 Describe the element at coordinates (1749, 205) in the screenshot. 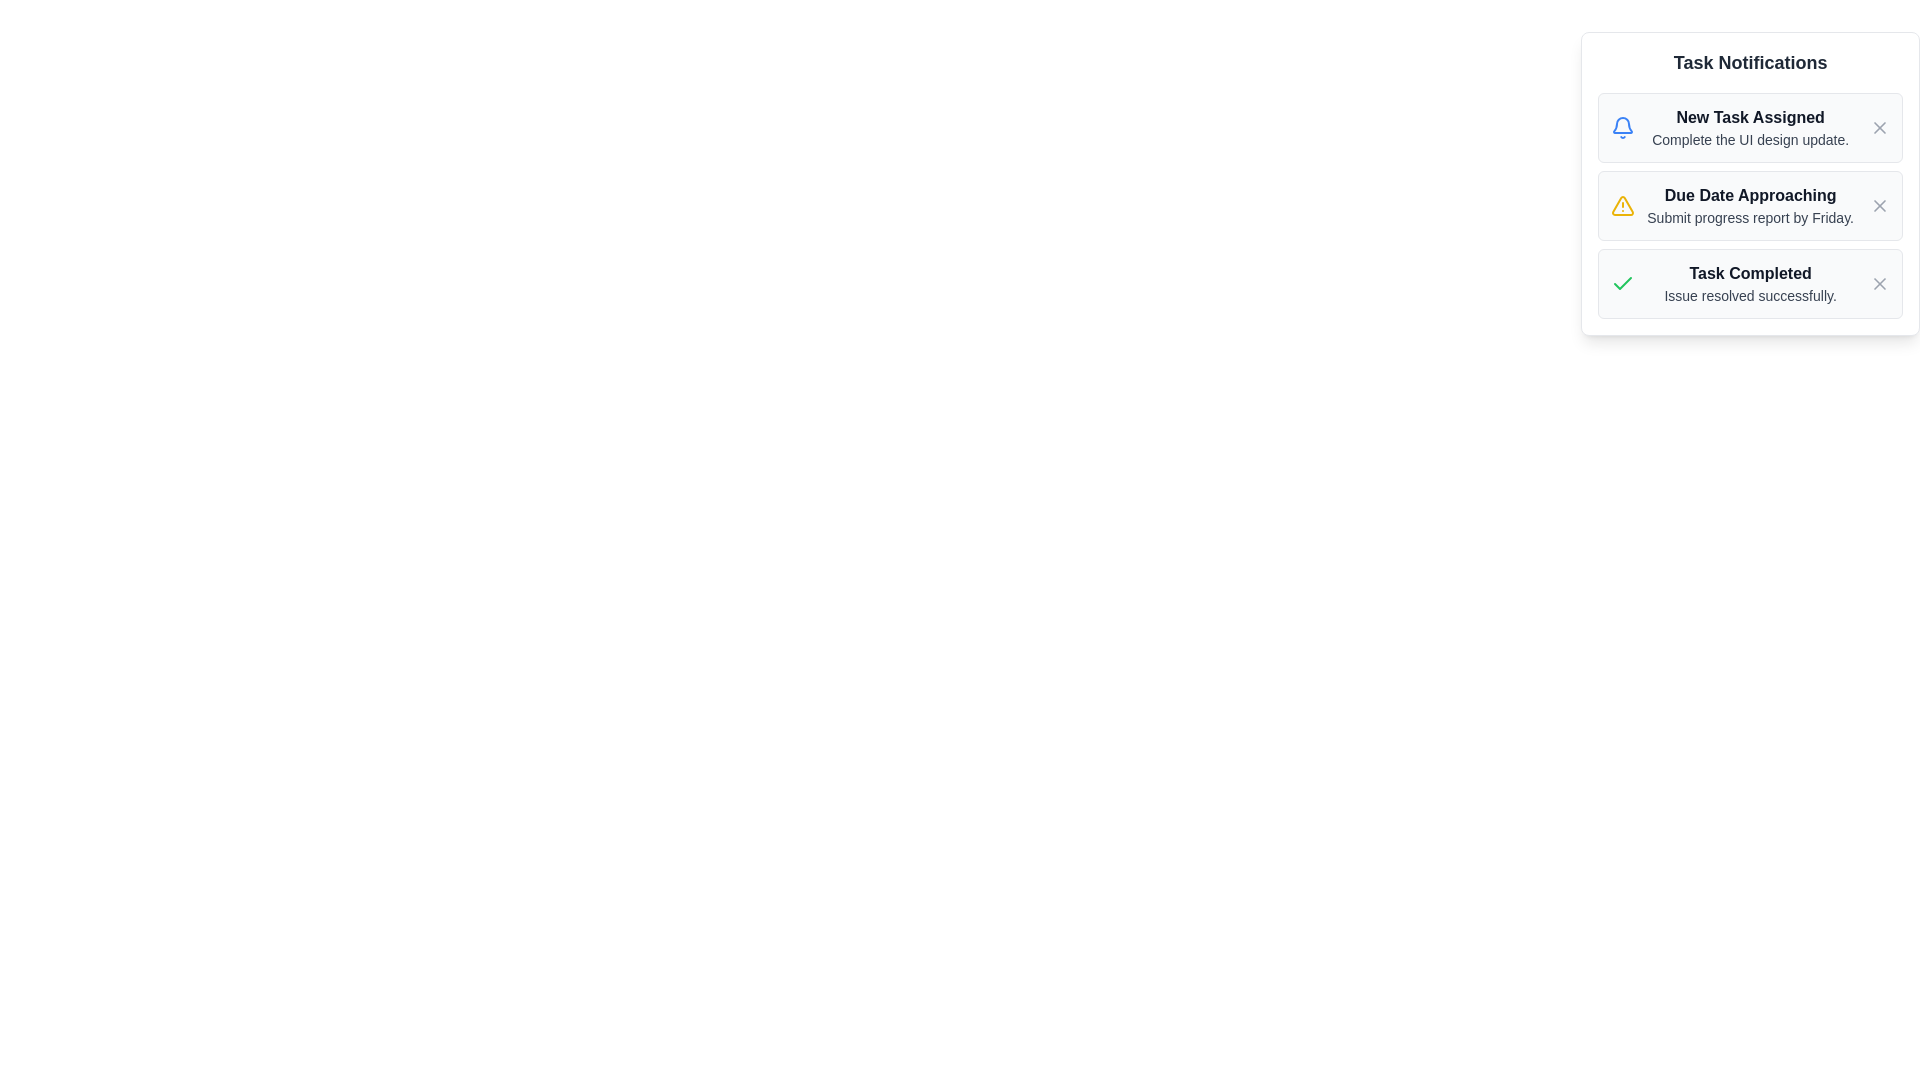

I see `the warning notification text display, which is the middle item in the notification panel, visually aligned with the yellow caution icon on the left and a close (X) button on the right` at that location.